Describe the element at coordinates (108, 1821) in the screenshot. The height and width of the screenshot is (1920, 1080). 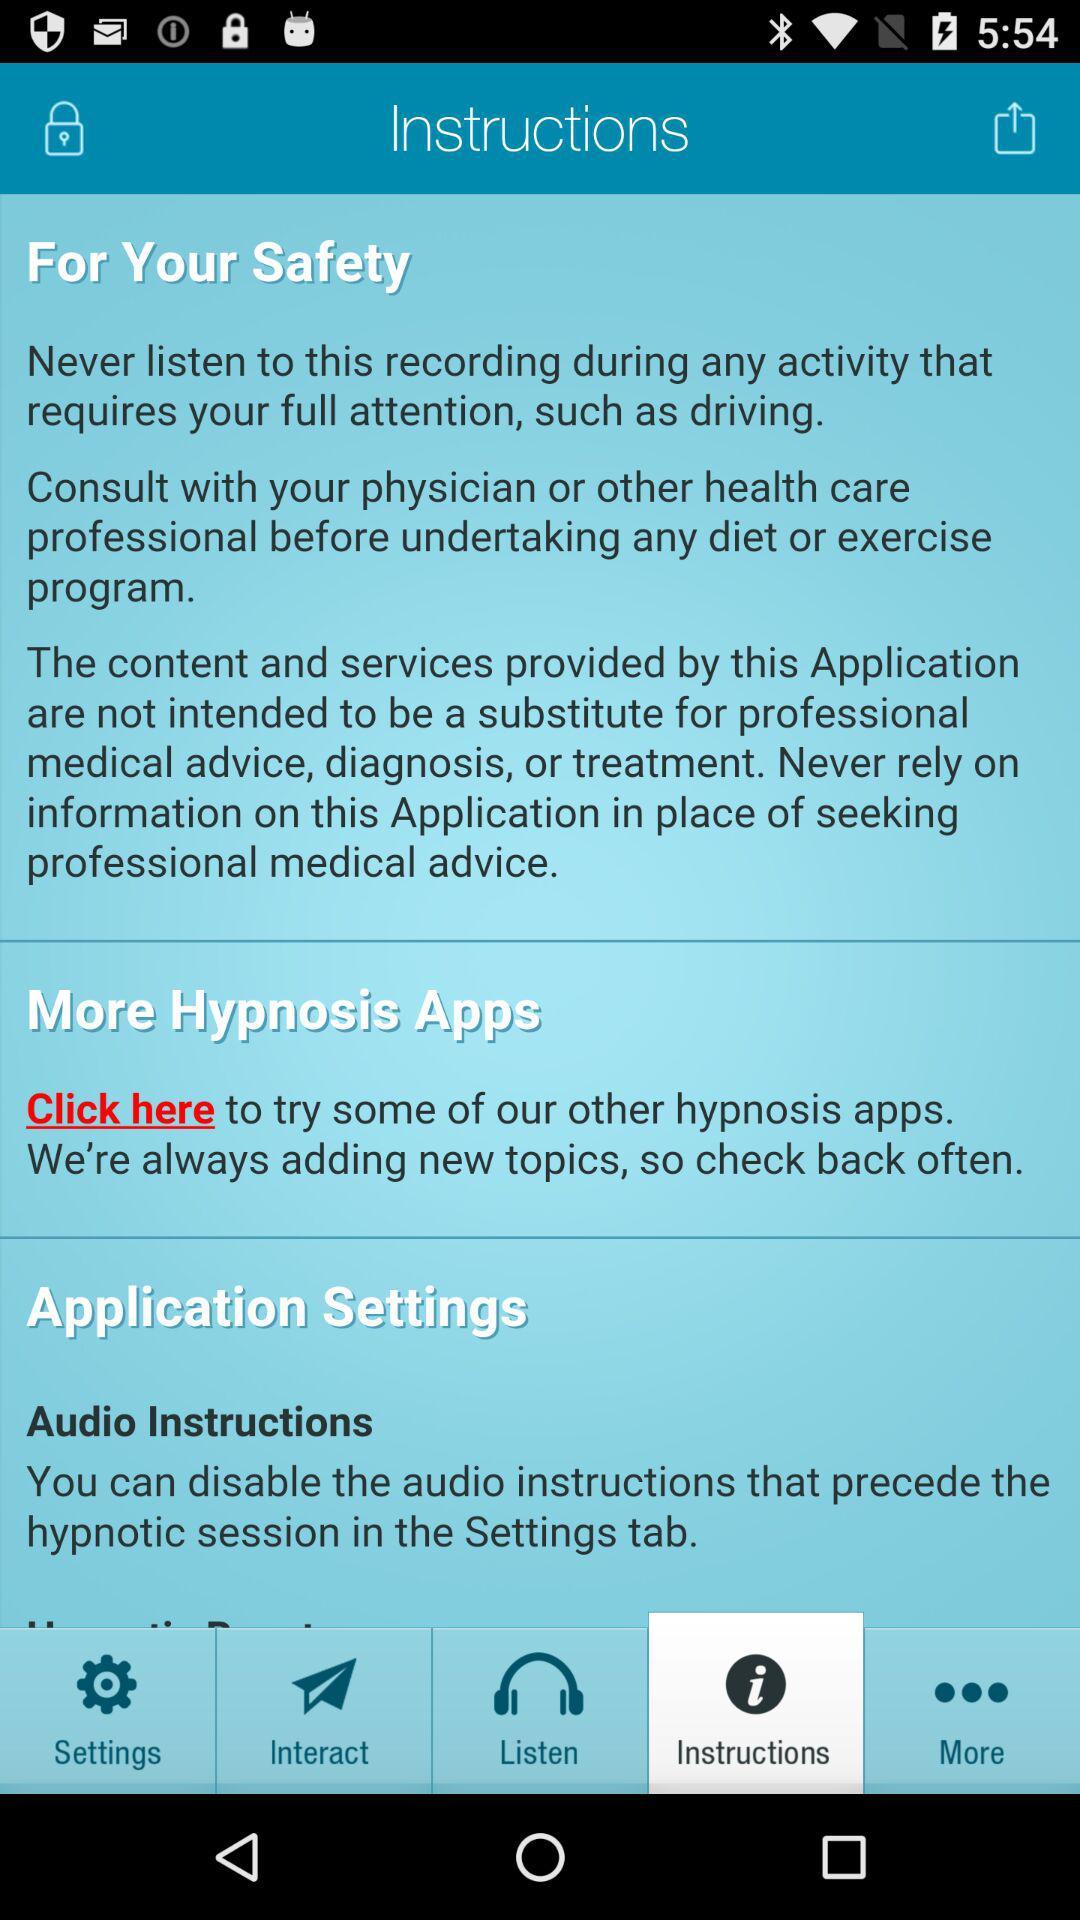
I see `the settings icon` at that location.